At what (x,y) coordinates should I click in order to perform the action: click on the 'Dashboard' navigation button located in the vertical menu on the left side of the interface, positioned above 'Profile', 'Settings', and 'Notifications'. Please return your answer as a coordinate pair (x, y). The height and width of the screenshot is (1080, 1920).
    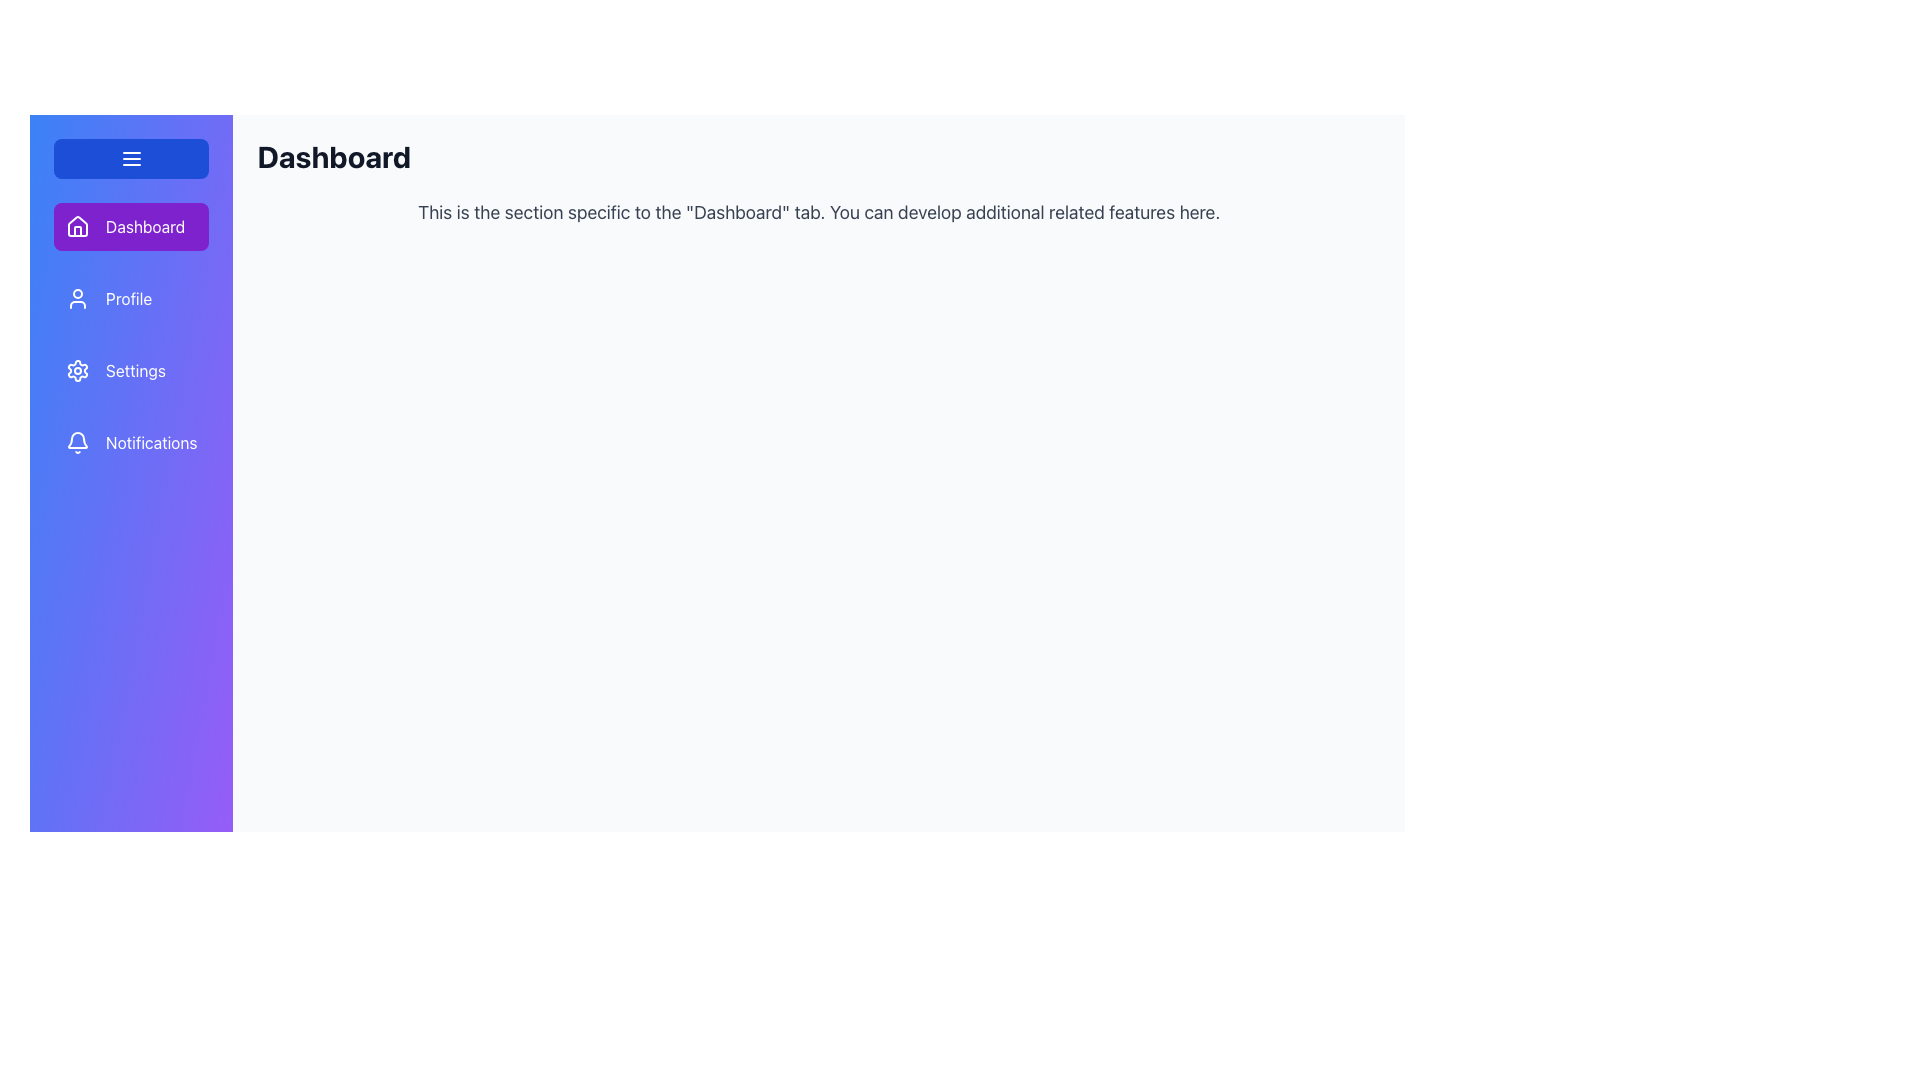
    Looking at the image, I should click on (130, 226).